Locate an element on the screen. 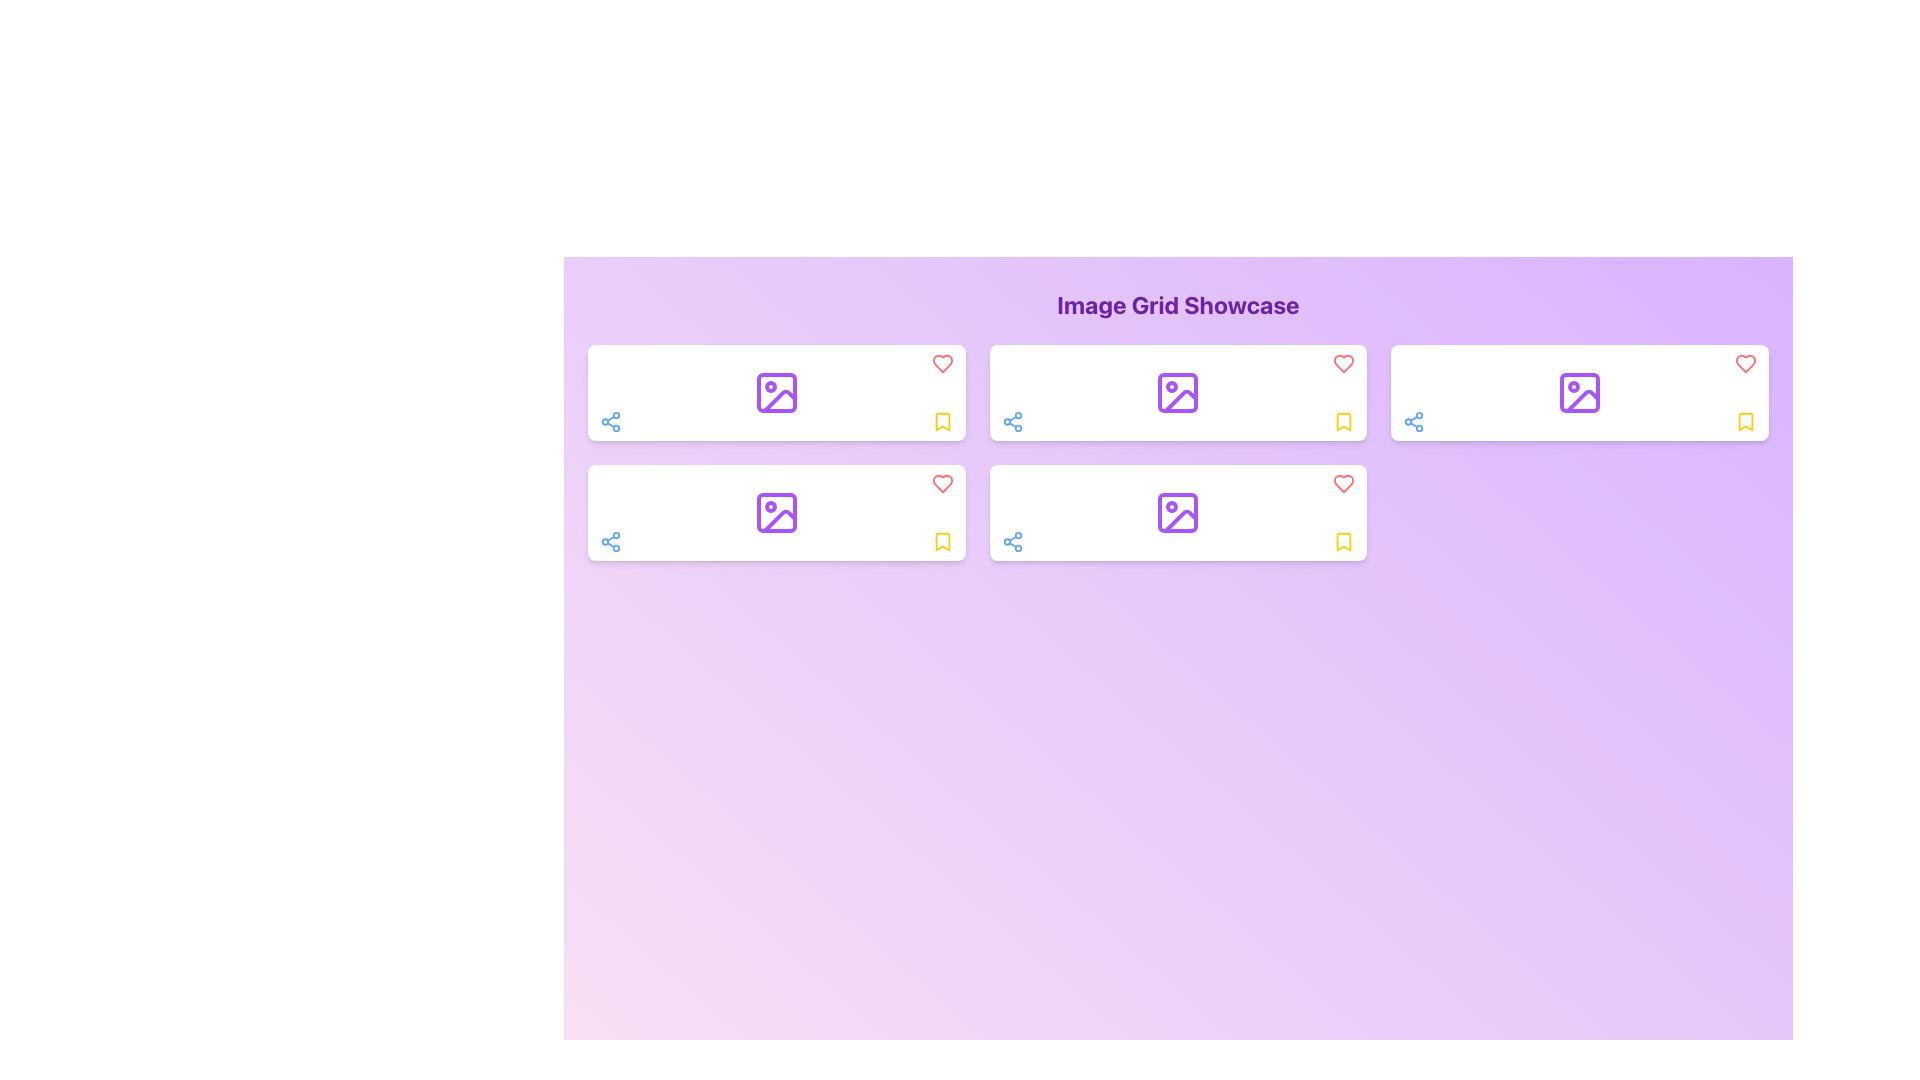 The width and height of the screenshot is (1920, 1080). the small, purple square icon with rounded corners located within the image icon in the bottom row of the grid layout is located at coordinates (1178, 512).